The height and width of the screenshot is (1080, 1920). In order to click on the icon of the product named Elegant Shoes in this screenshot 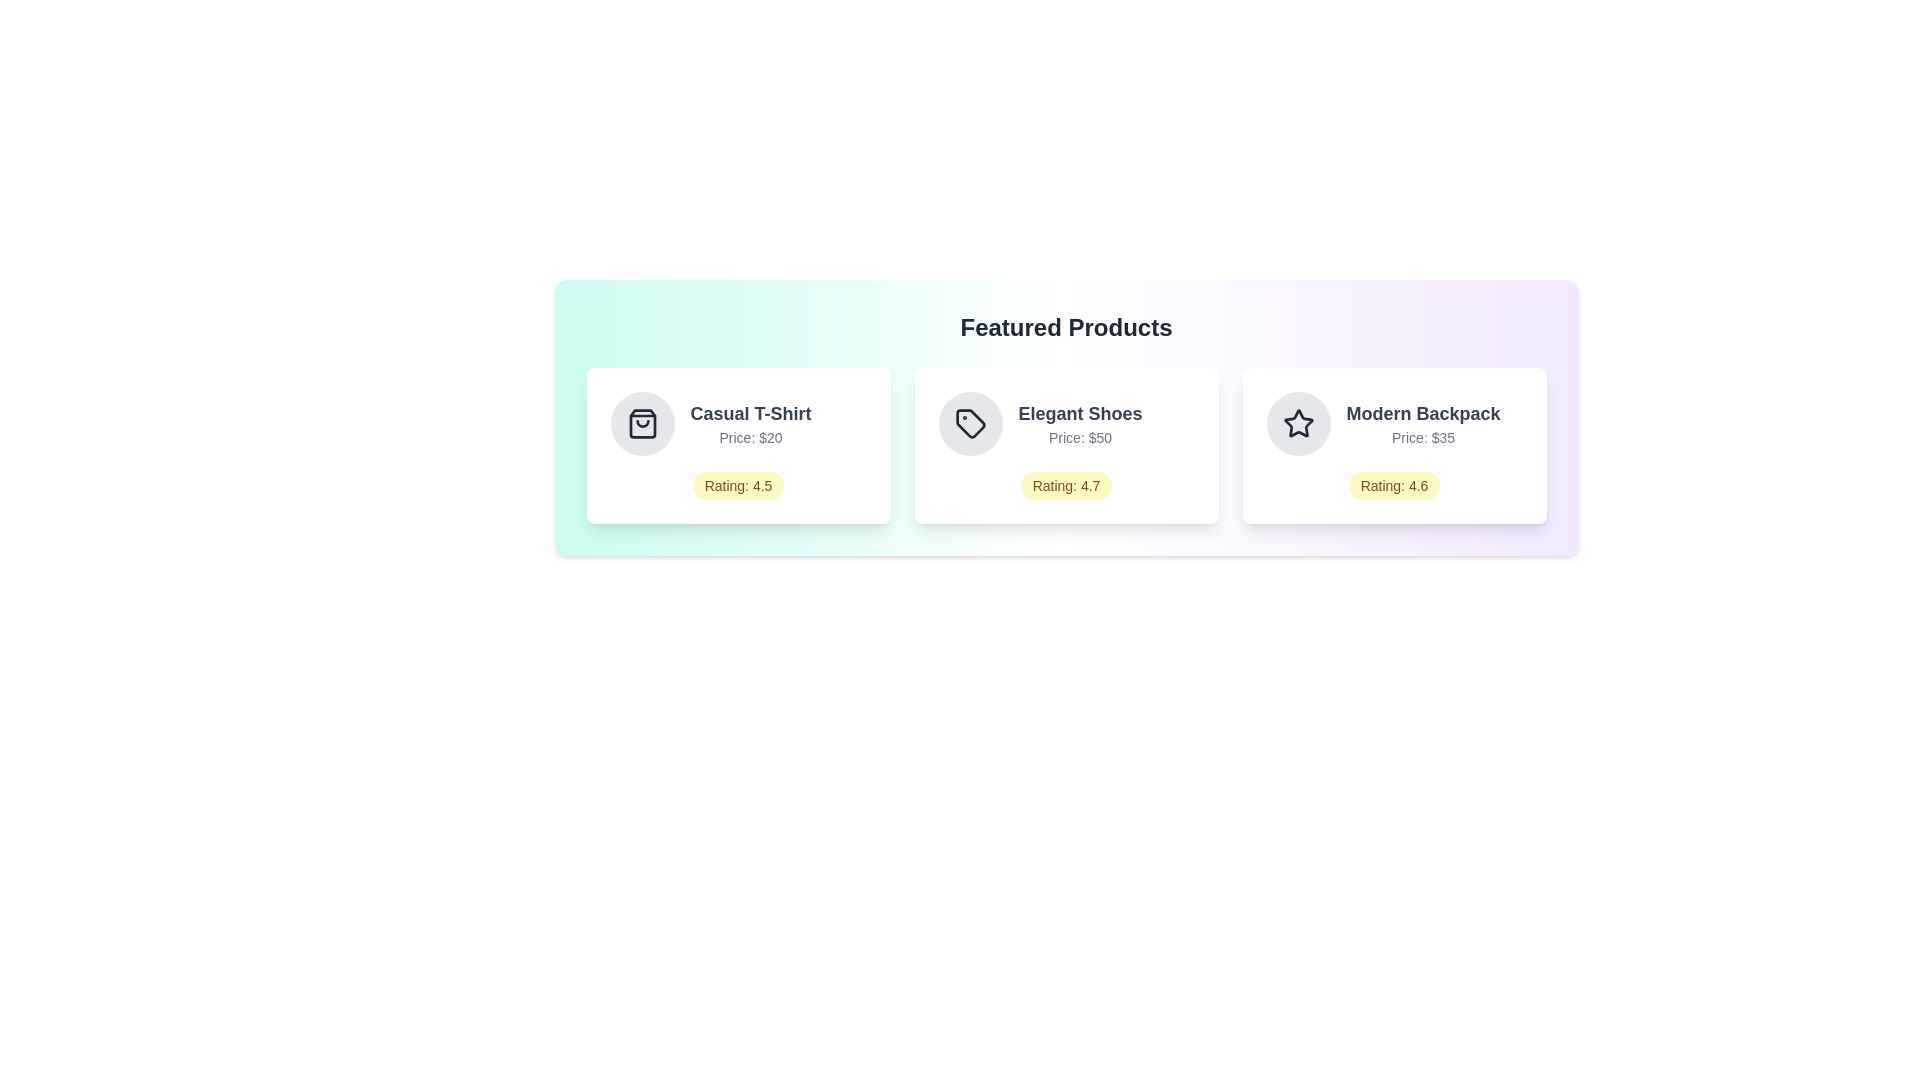, I will do `click(970, 423)`.